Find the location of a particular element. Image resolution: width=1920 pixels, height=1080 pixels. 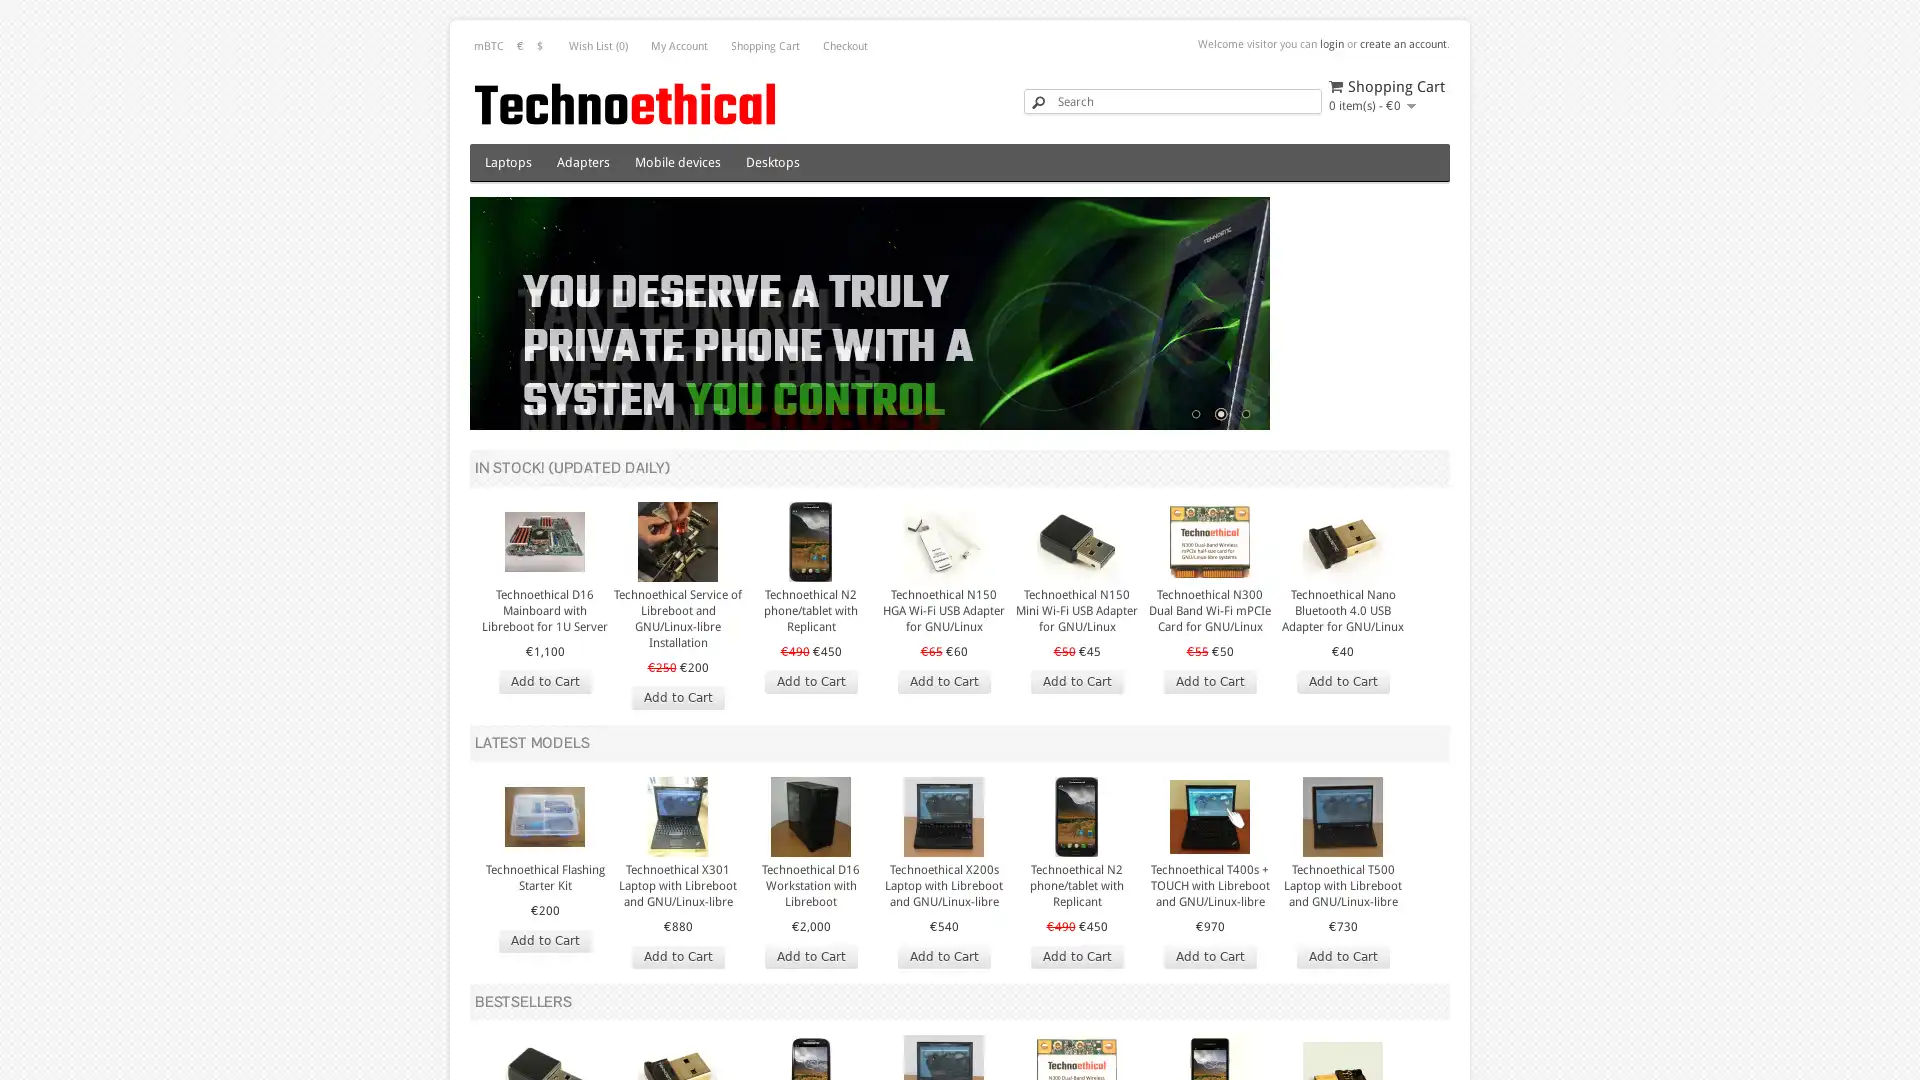

Add to Cart is located at coordinates (544, 1006).